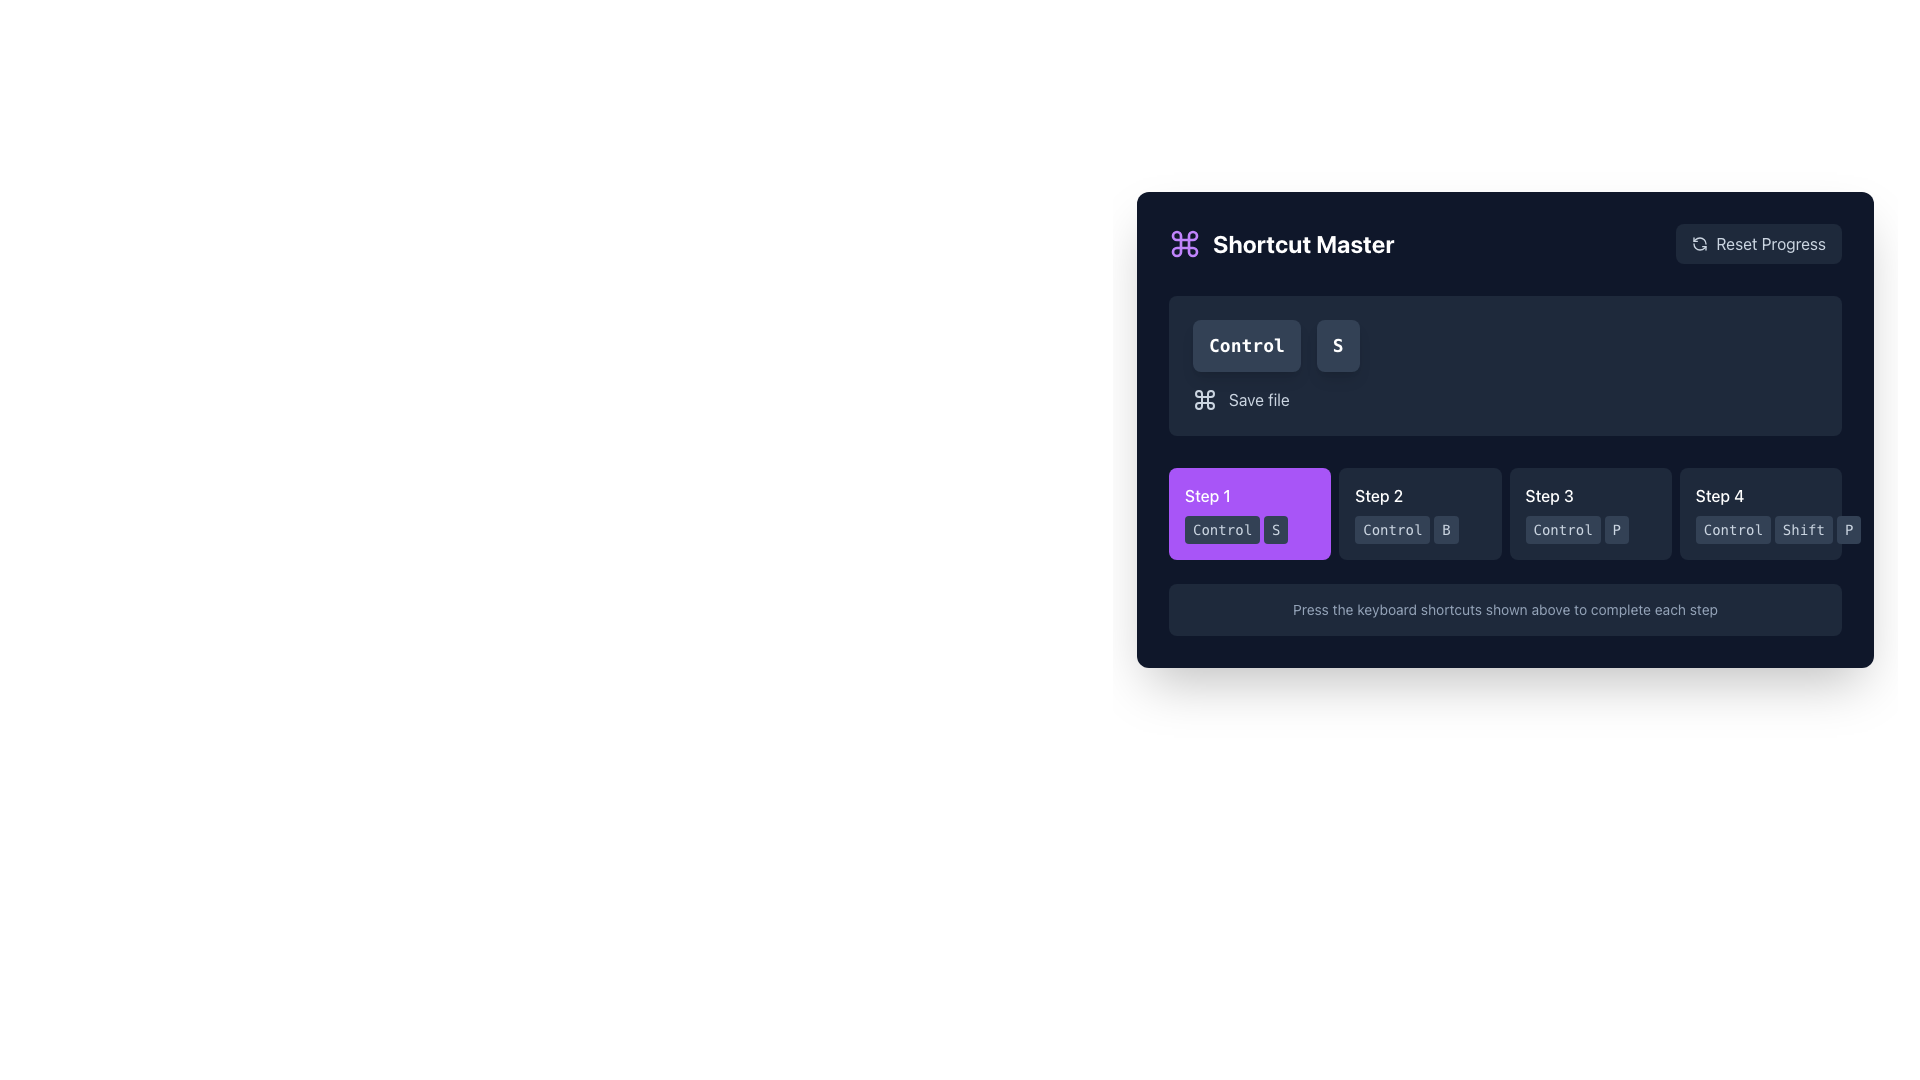 The width and height of the screenshot is (1920, 1080). What do you see at coordinates (1771, 242) in the screenshot?
I see `the text label within the button that functions as a reset progress control, located in the top-right corner of the interface` at bounding box center [1771, 242].